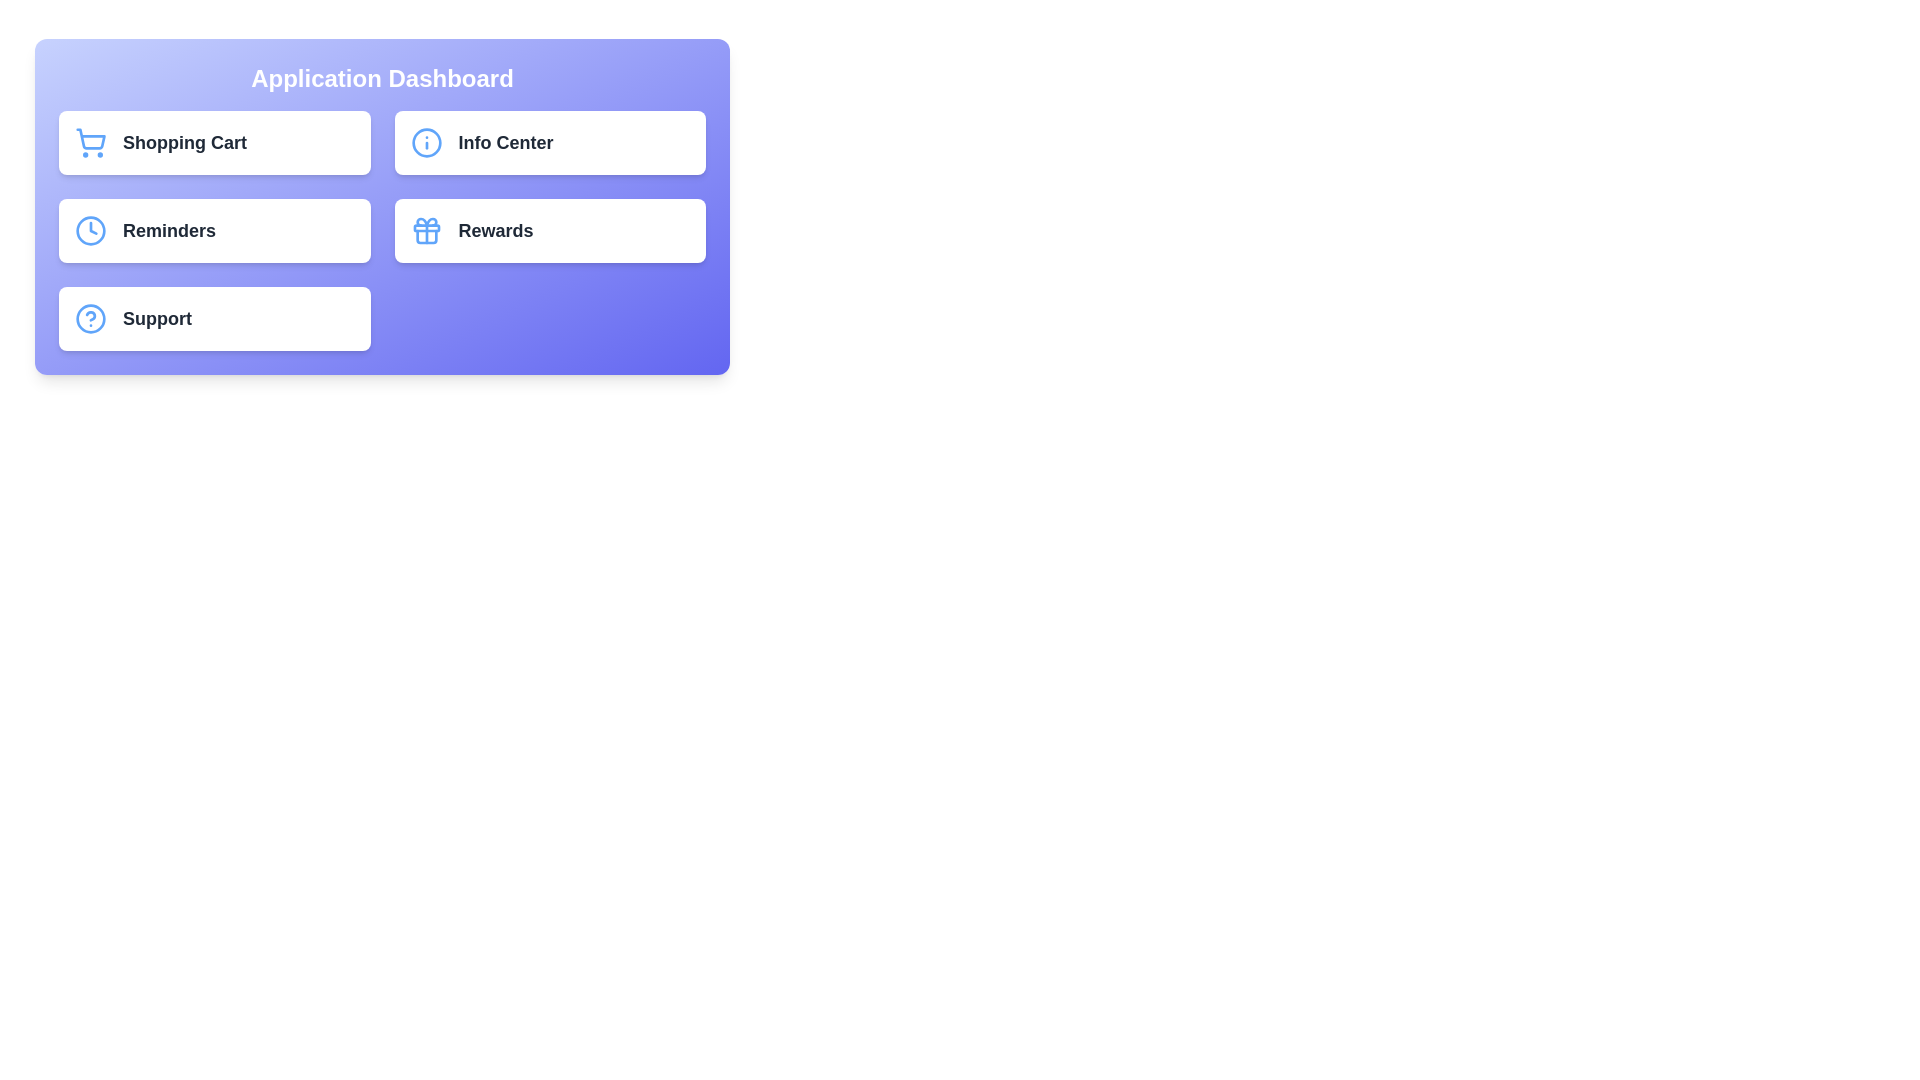 This screenshot has height=1080, width=1920. What do you see at coordinates (425, 230) in the screenshot?
I see `the blue gift icon, which represents a wrapped box with a bow, located in the 'Rewards' section of the Application Dashboard` at bounding box center [425, 230].